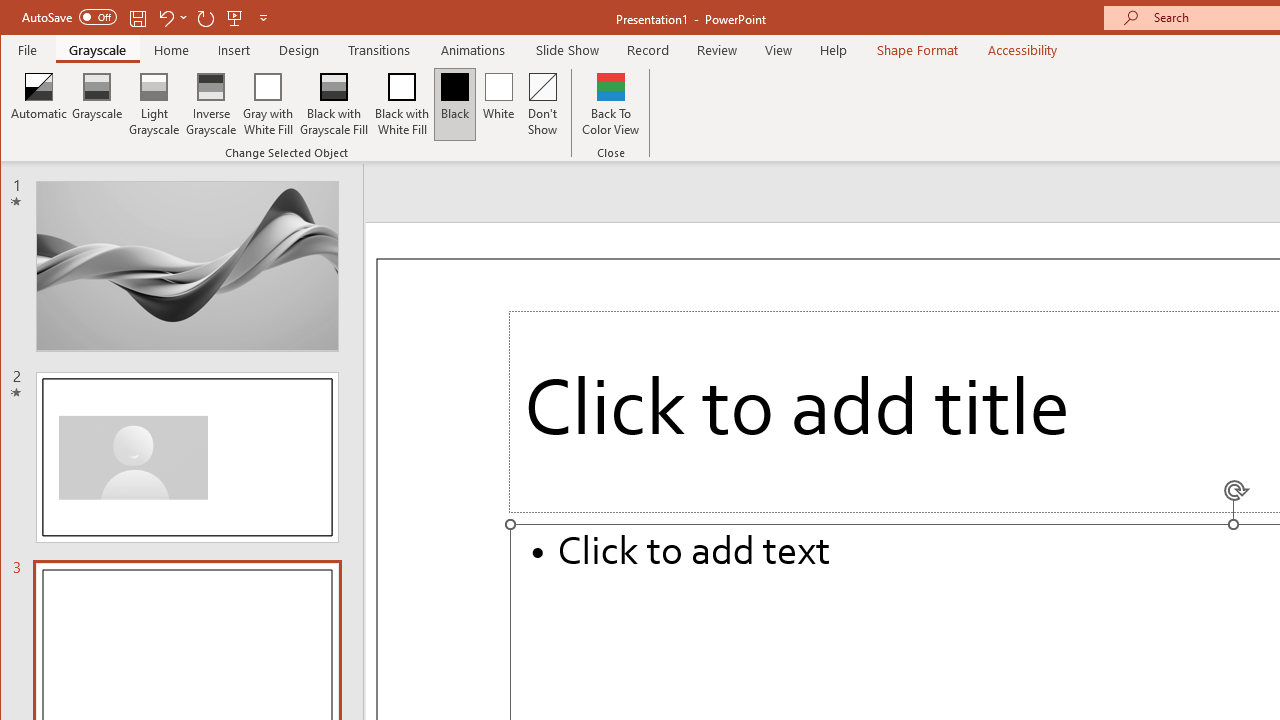 Image resolution: width=1280 pixels, height=720 pixels. What do you see at coordinates (543, 104) in the screenshot?
I see `'Don'` at bounding box center [543, 104].